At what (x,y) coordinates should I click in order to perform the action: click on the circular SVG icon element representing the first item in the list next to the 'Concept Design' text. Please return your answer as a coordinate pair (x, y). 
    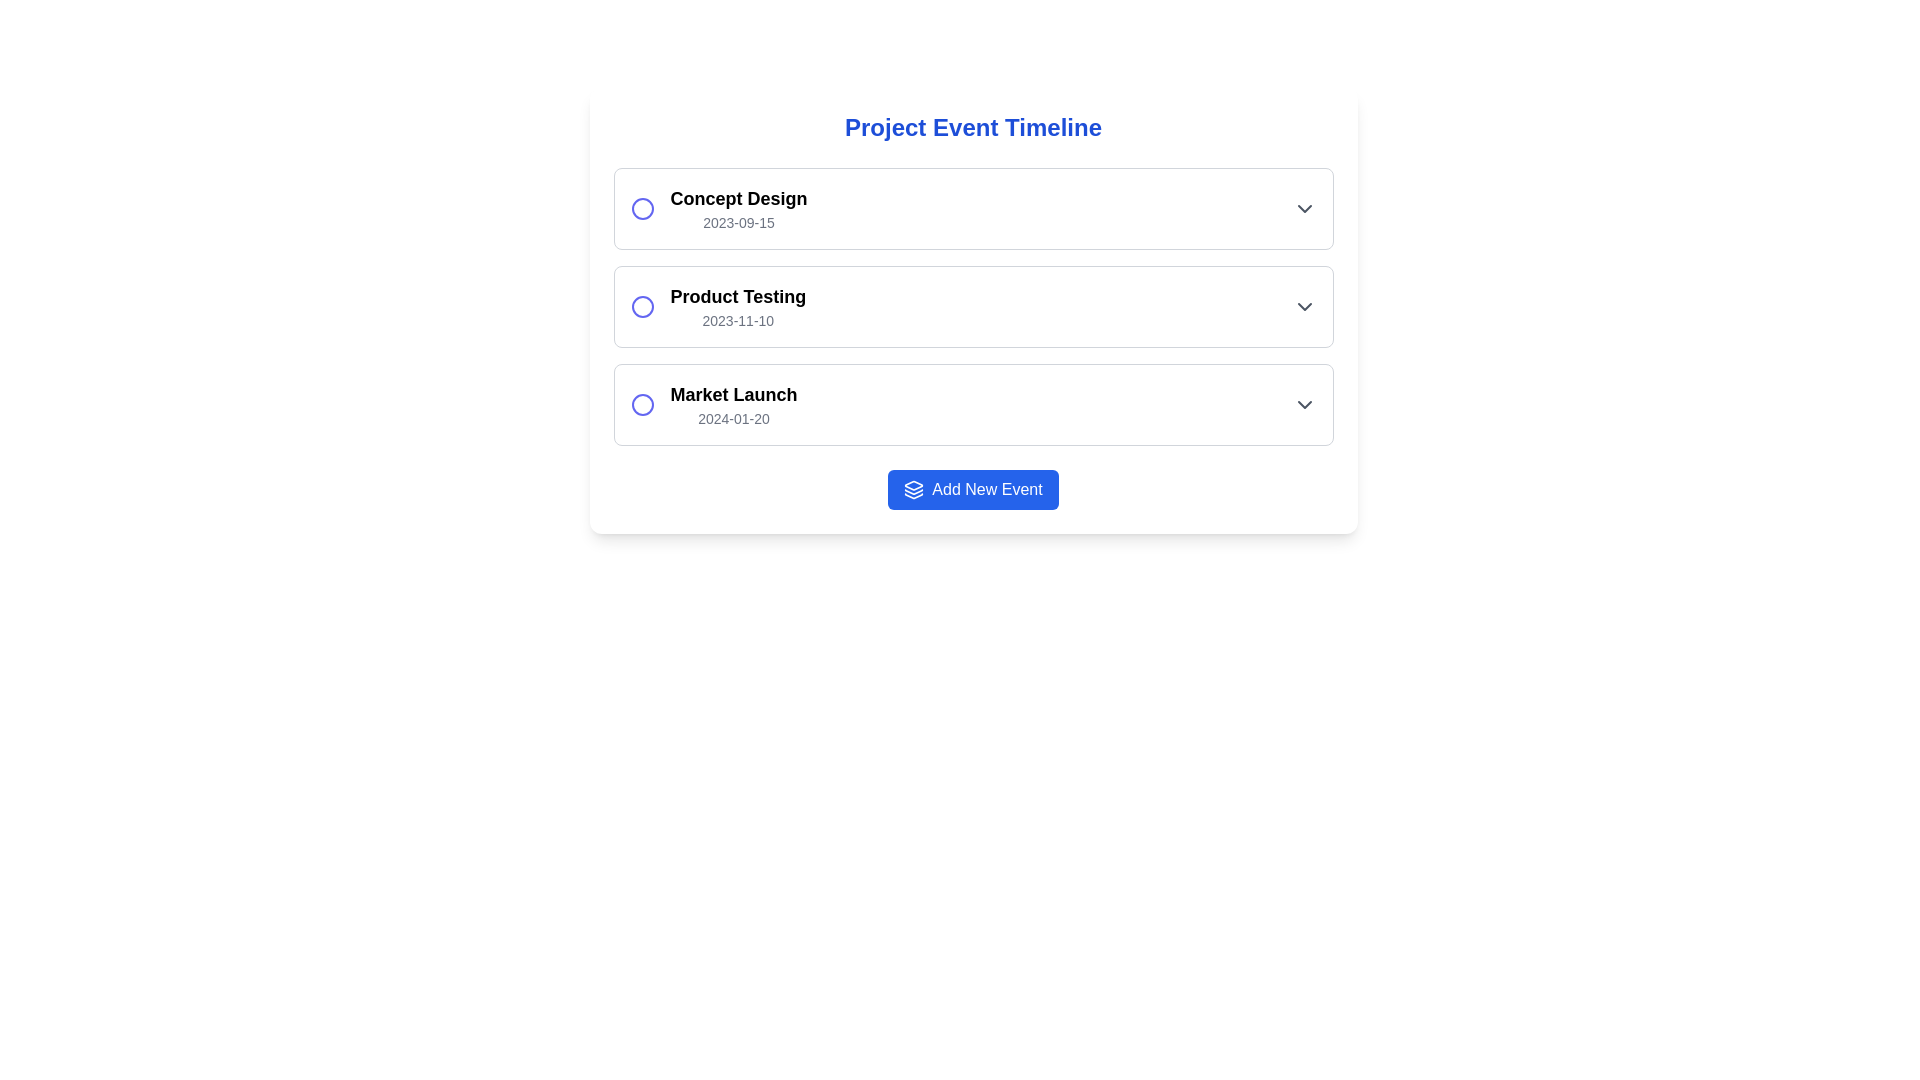
    Looking at the image, I should click on (642, 208).